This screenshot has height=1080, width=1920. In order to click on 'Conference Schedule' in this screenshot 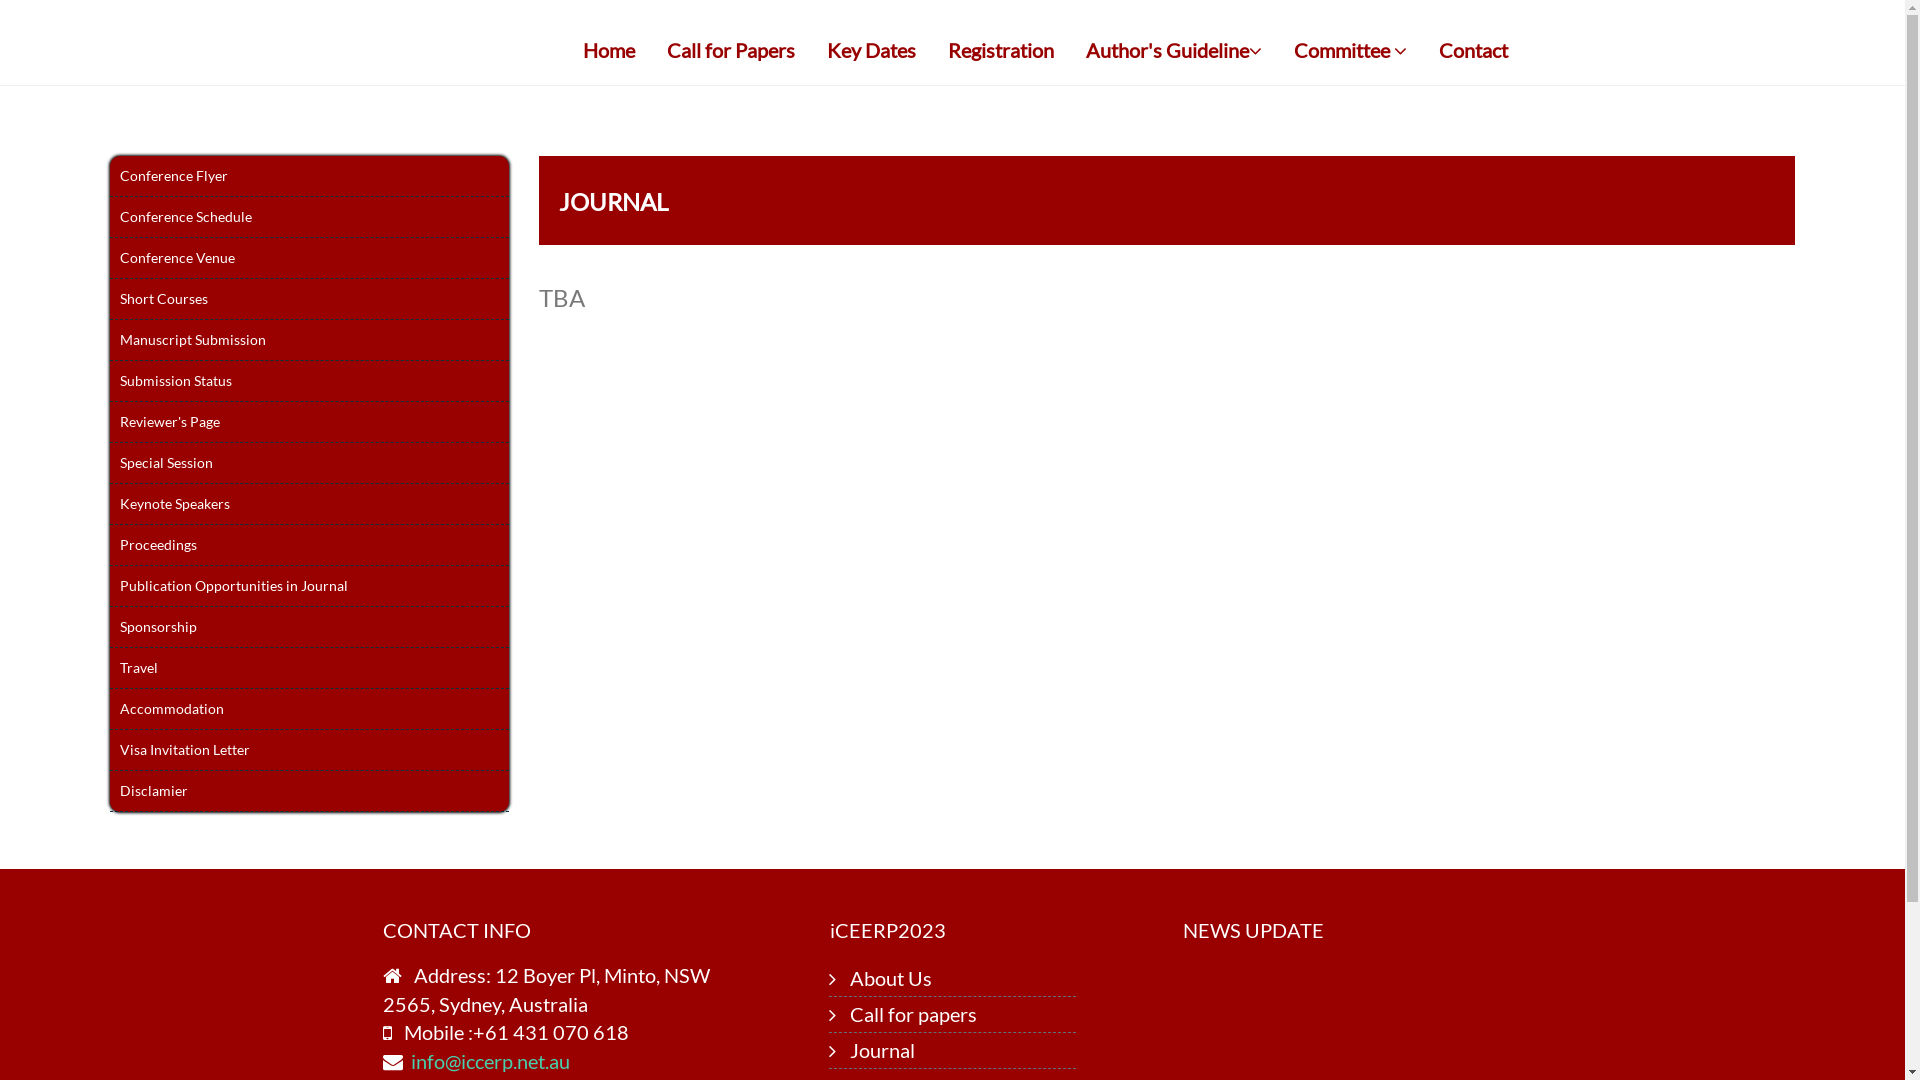, I will do `click(308, 217)`.